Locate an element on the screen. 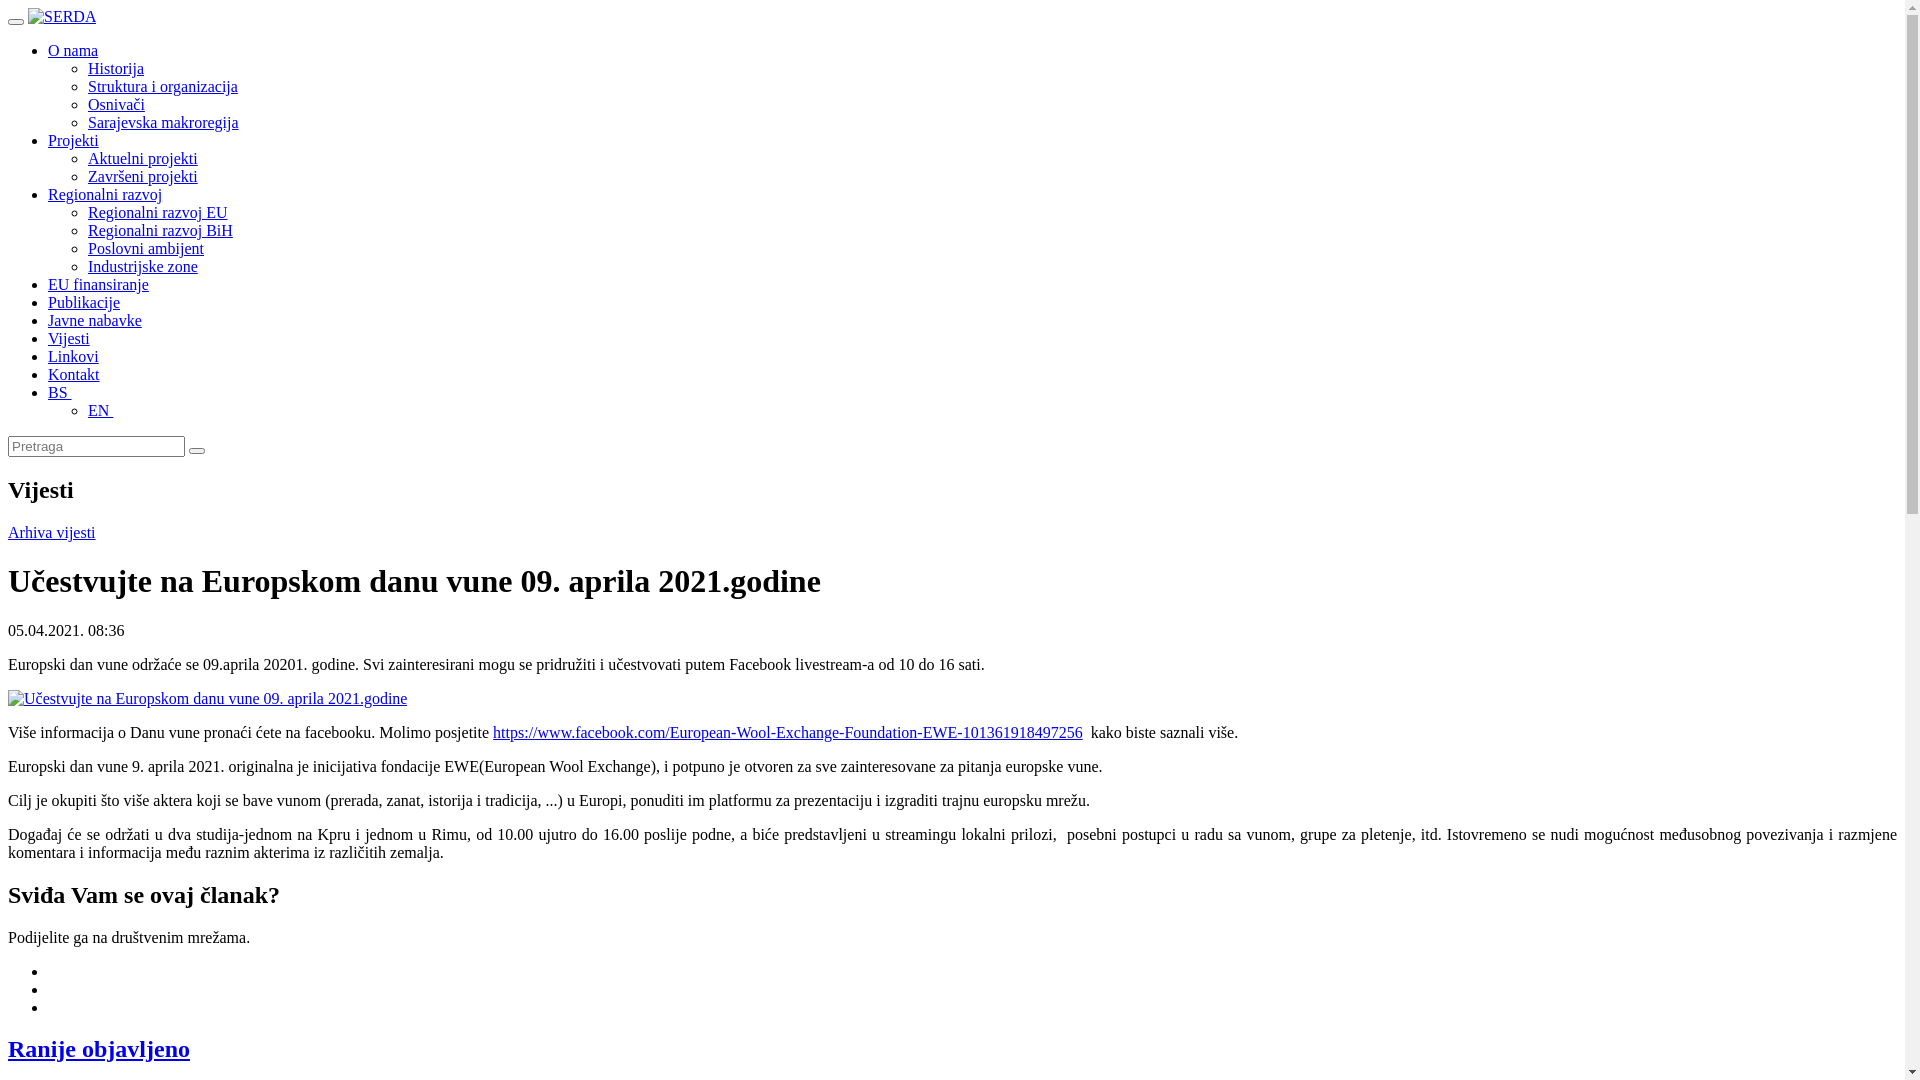 This screenshot has width=1920, height=1080. 'EN' is located at coordinates (86, 409).